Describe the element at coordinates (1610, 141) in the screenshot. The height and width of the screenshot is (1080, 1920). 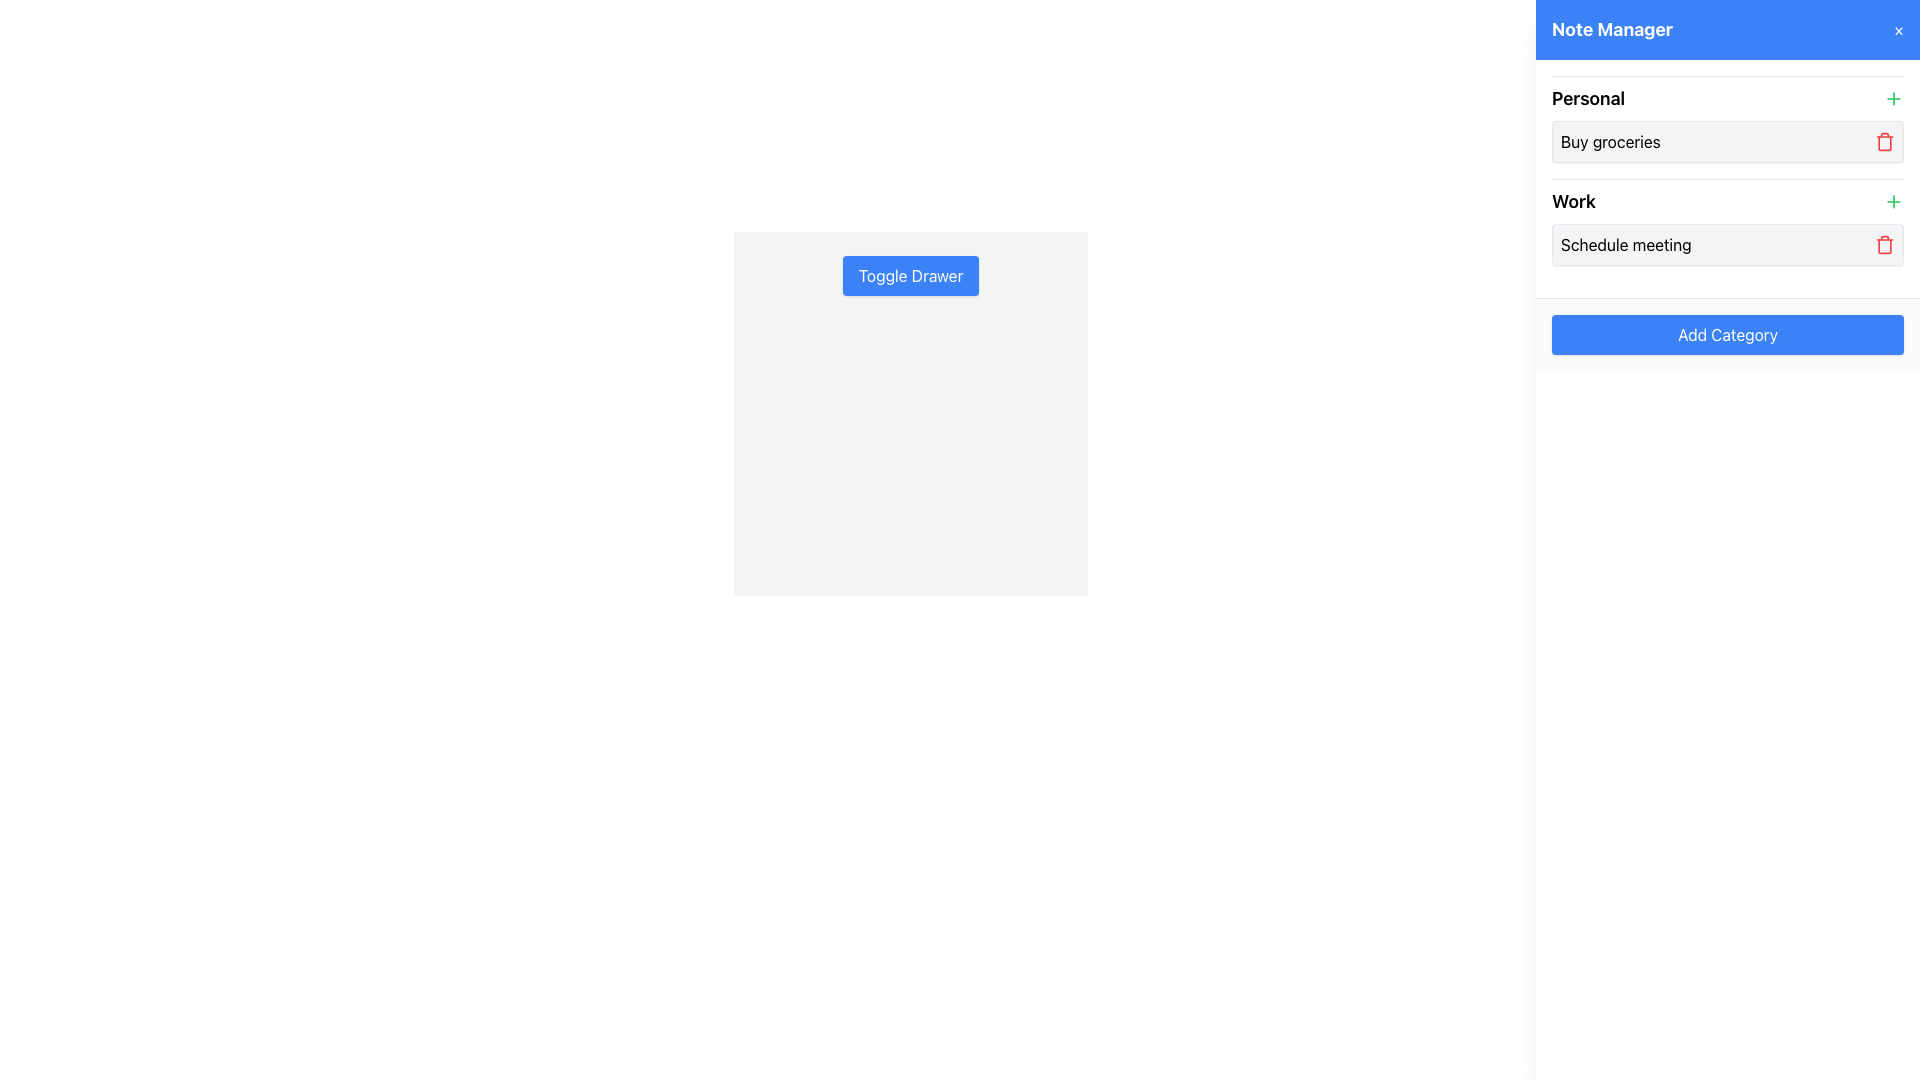
I see `the text label displaying 'Buy groceries' inside the 'Personal' section of the 'Note Manager' sidebar` at that location.